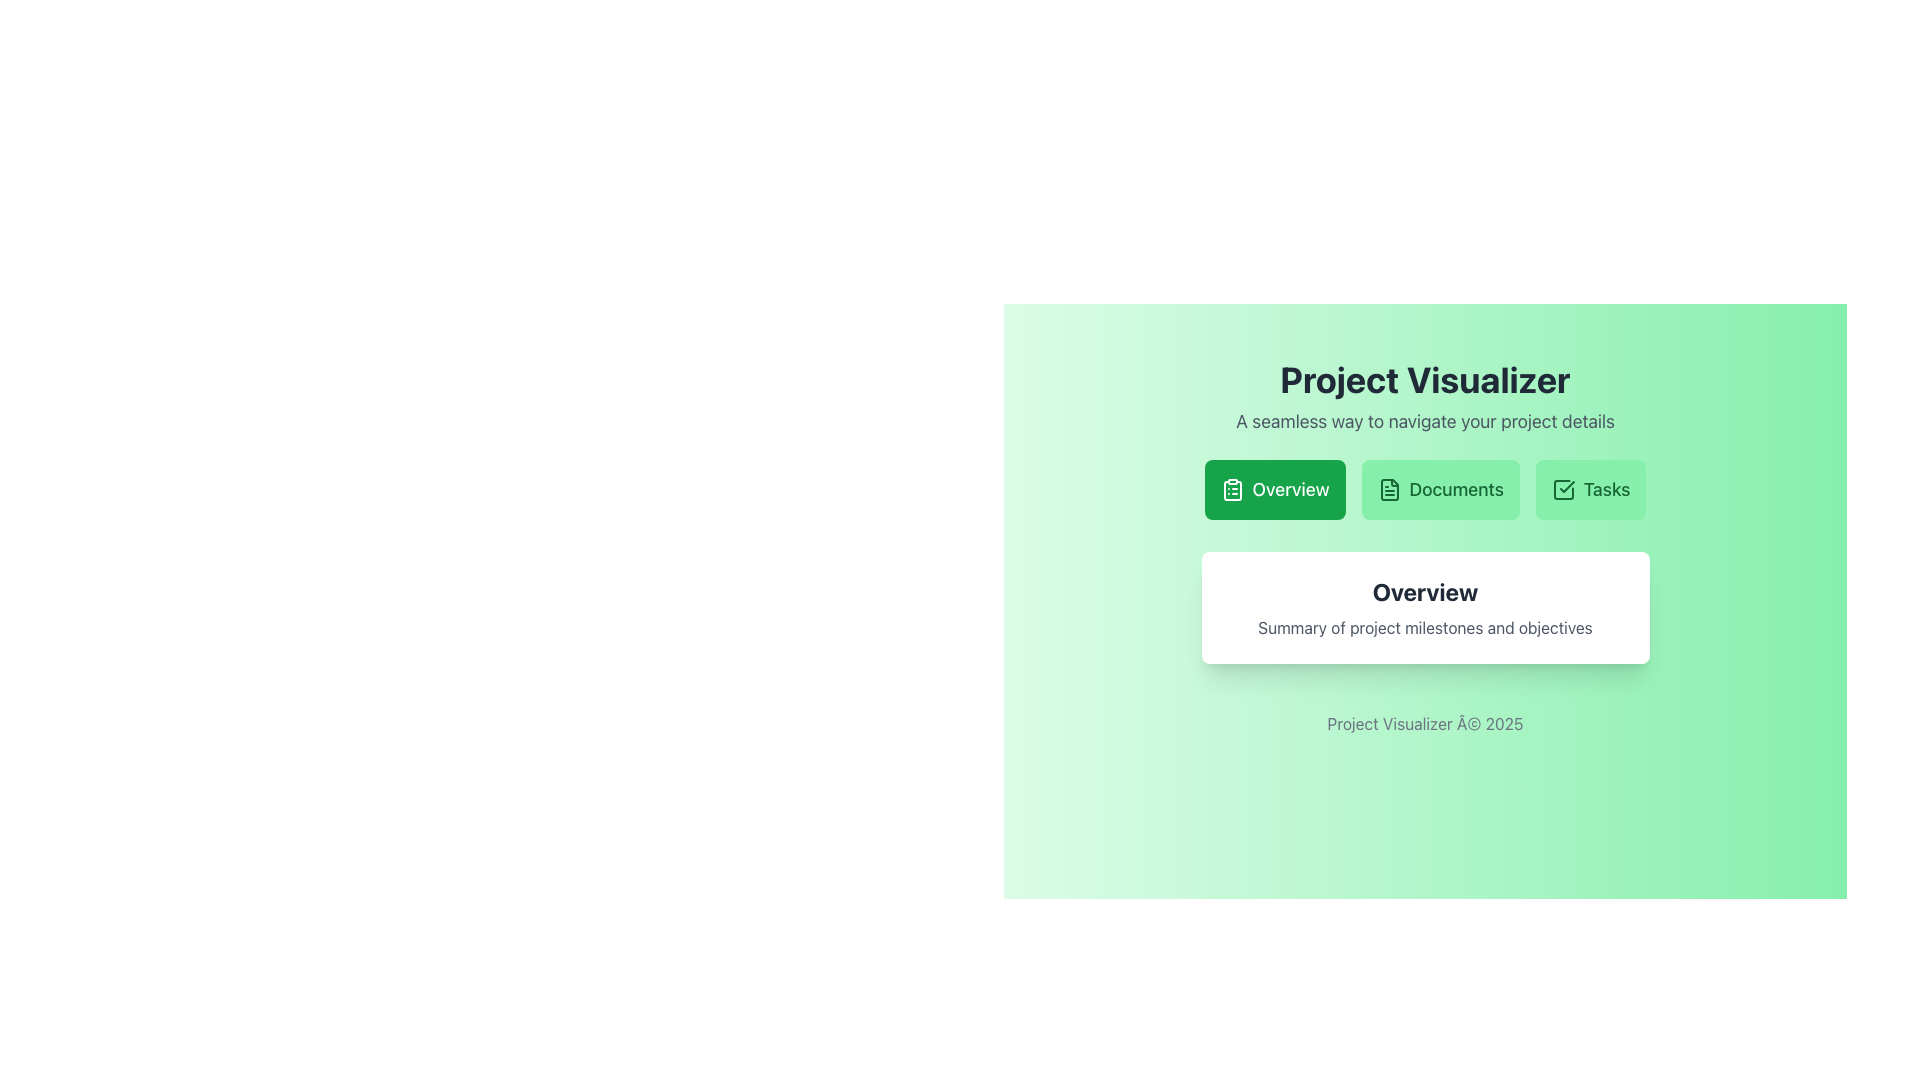 This screenshot has height=1080, width=1920. Describe the element at coordinates (1562, 489) in the screenshot. I see `the decorative checkmark icon within the rightmost green 'Tasks' button, indicating task completion status` at that location.